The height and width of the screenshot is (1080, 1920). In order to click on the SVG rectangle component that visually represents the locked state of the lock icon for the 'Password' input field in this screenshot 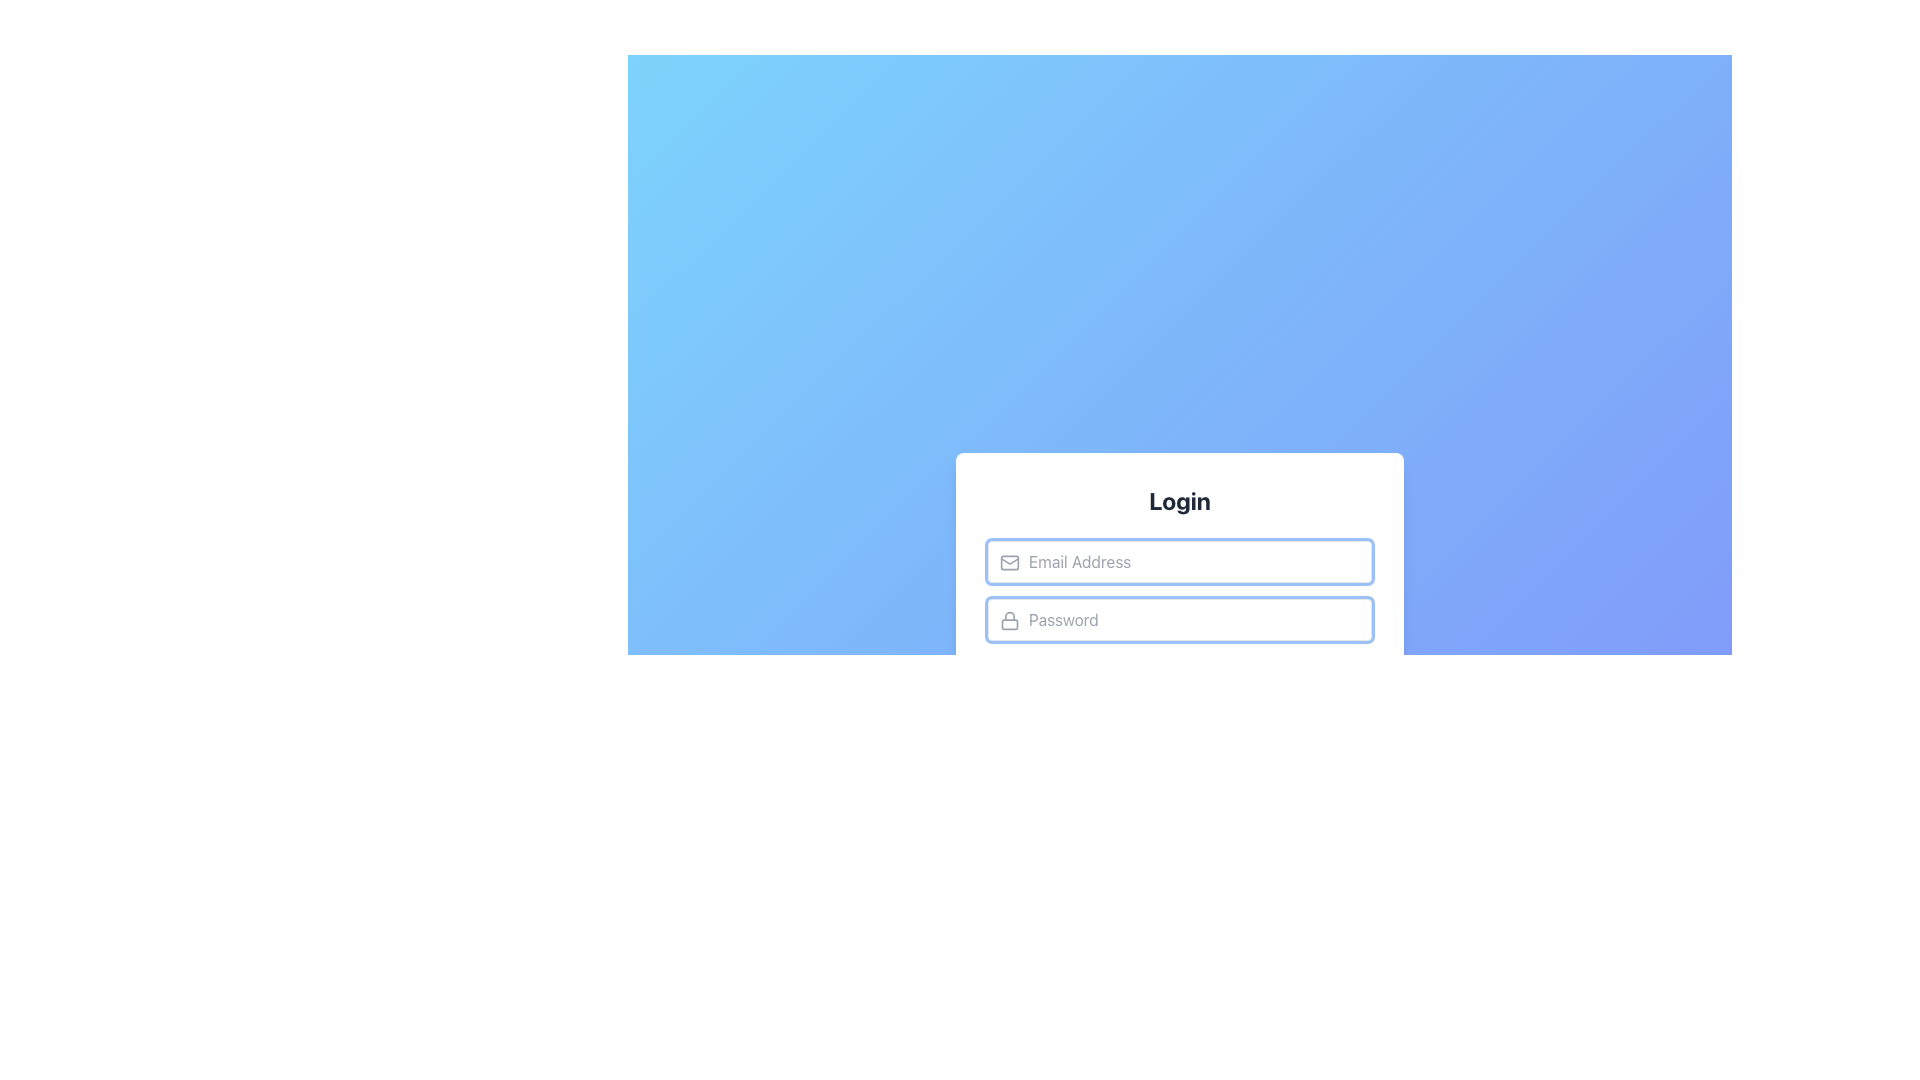, I will do `click(1009, 623)`.